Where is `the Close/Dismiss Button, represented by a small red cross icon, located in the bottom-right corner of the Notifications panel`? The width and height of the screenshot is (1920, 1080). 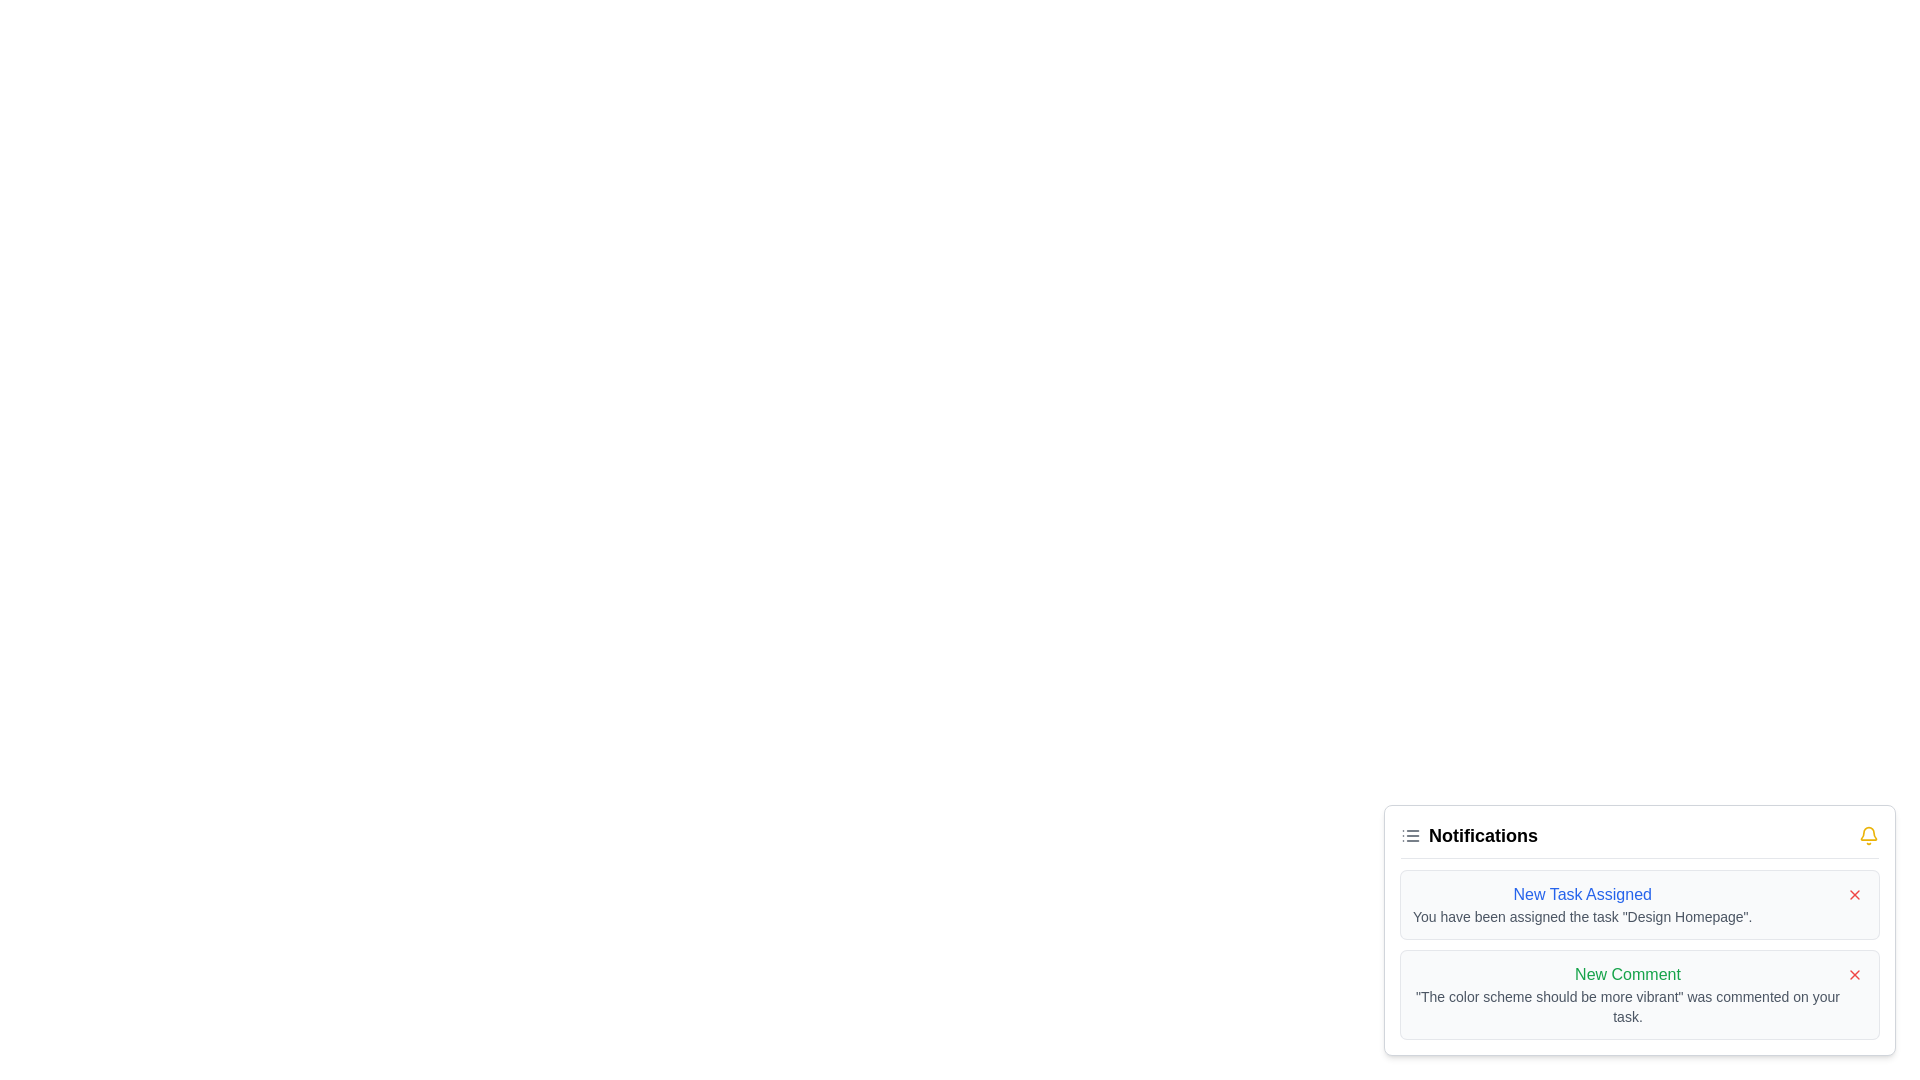
the Close/Dismiss Button, represented by a small red cross icon, located in the bottom-right corner of the Notifications panel is located at coordinates (1853, 974).